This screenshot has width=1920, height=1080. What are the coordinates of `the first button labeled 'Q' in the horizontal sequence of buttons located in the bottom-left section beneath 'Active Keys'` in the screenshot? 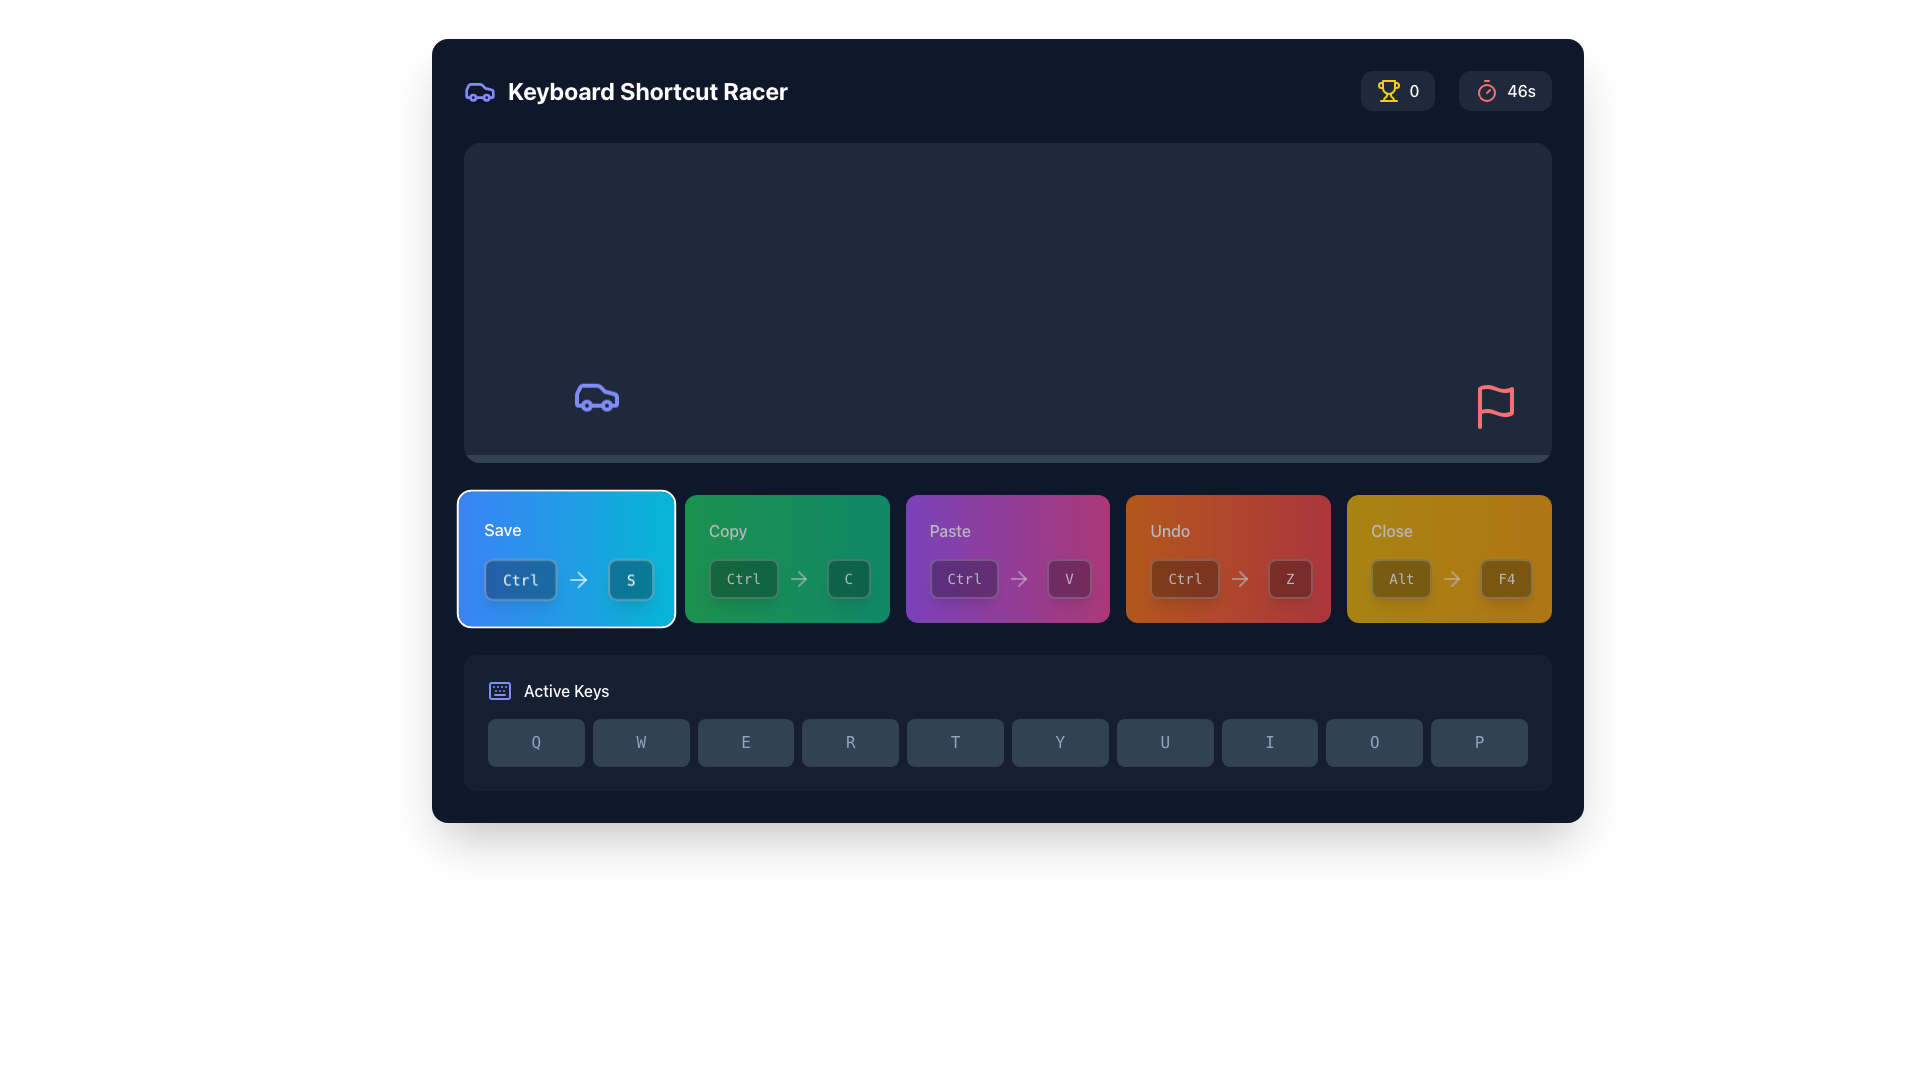 It's located at (536, 743).